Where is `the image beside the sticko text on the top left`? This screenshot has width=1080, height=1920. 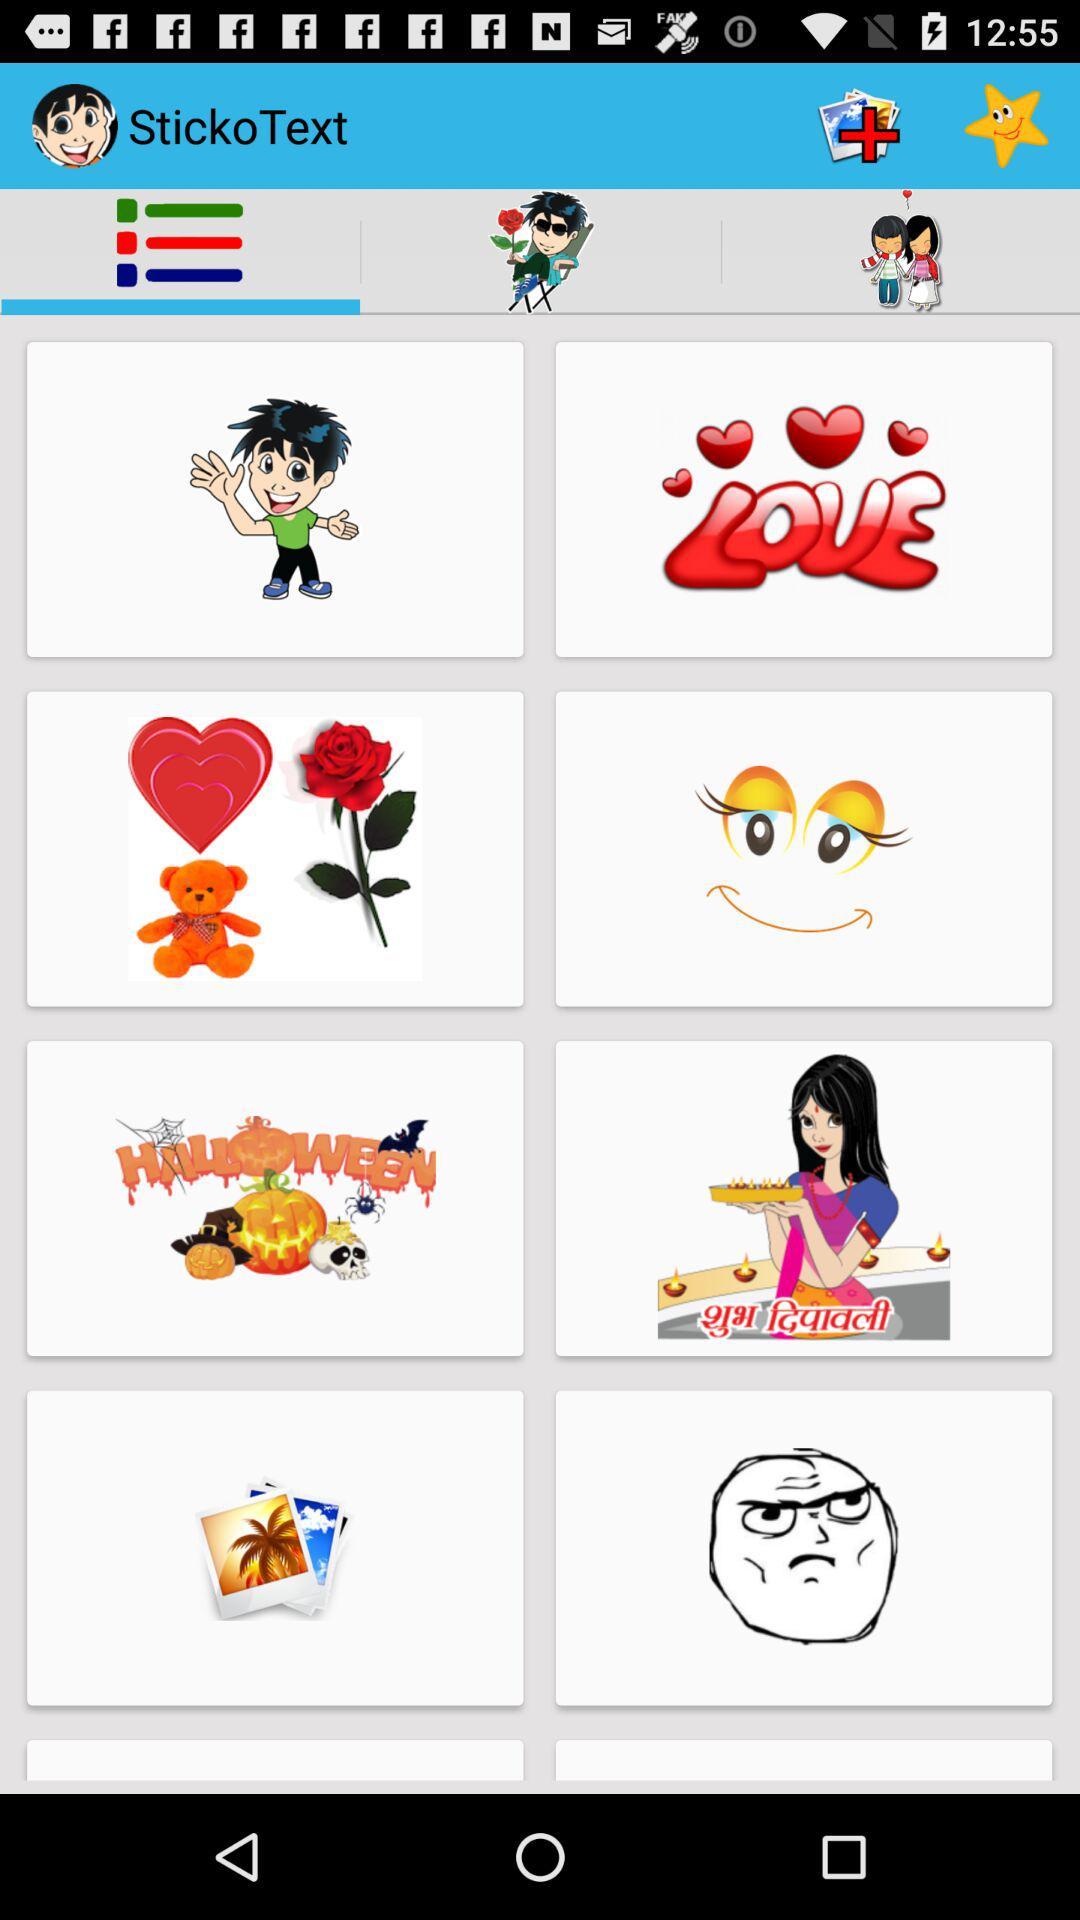
the image beside the sticko text on the top left is located at coordinates (73, 124).